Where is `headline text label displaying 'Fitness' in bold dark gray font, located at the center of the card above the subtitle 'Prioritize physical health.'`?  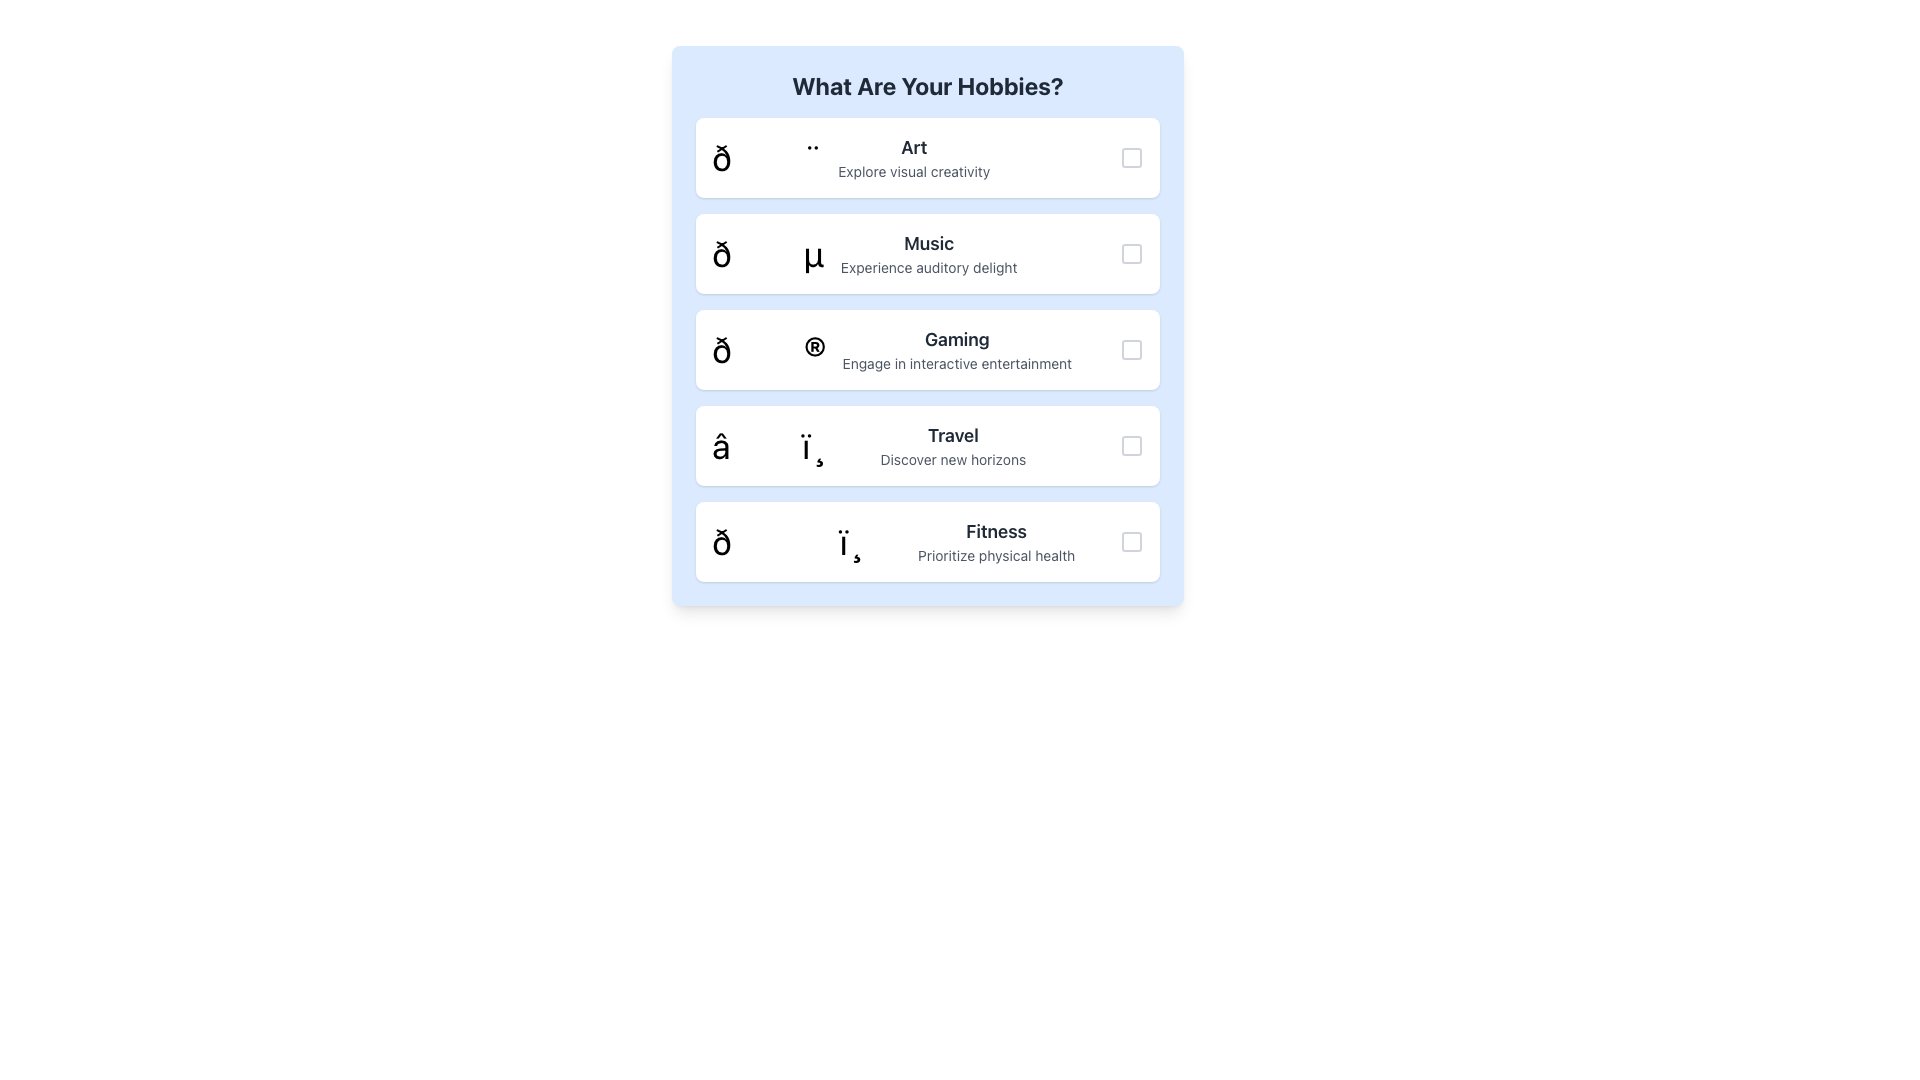
headline text label displaying 'Fitness' in bold dark gray font, located at the center of the card above the subtitle 'Prioritize physical health.' is located at coordinates (996, 531).